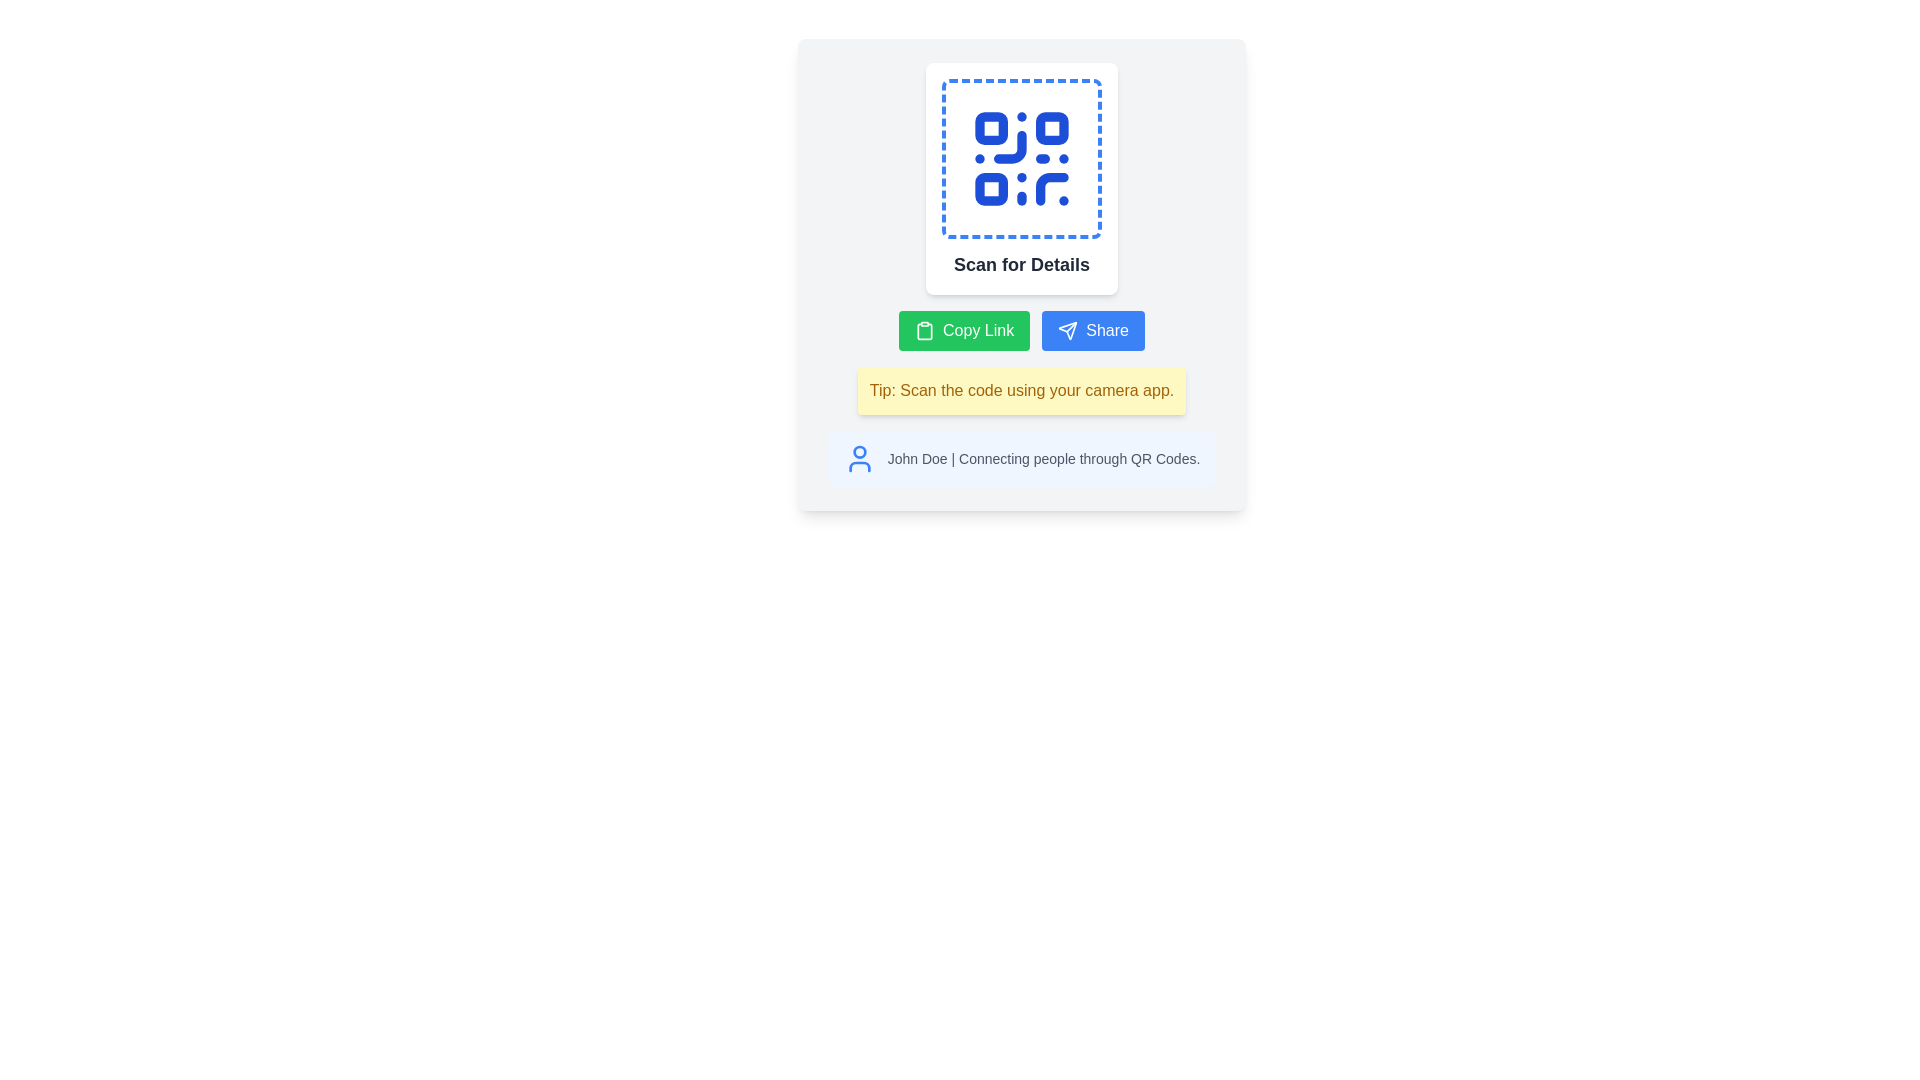 This screenshot has height=1080, width=1920. What do you see at coordinates (1042, 459) in the screenshot?
I see `static text element displaying 'John Doe | Connecting people through QR Codes.' located within a blue-bordered rounded rectangle at the bottom of the interface, to the right of a blue user icon` at bounding box center [1042, 459].